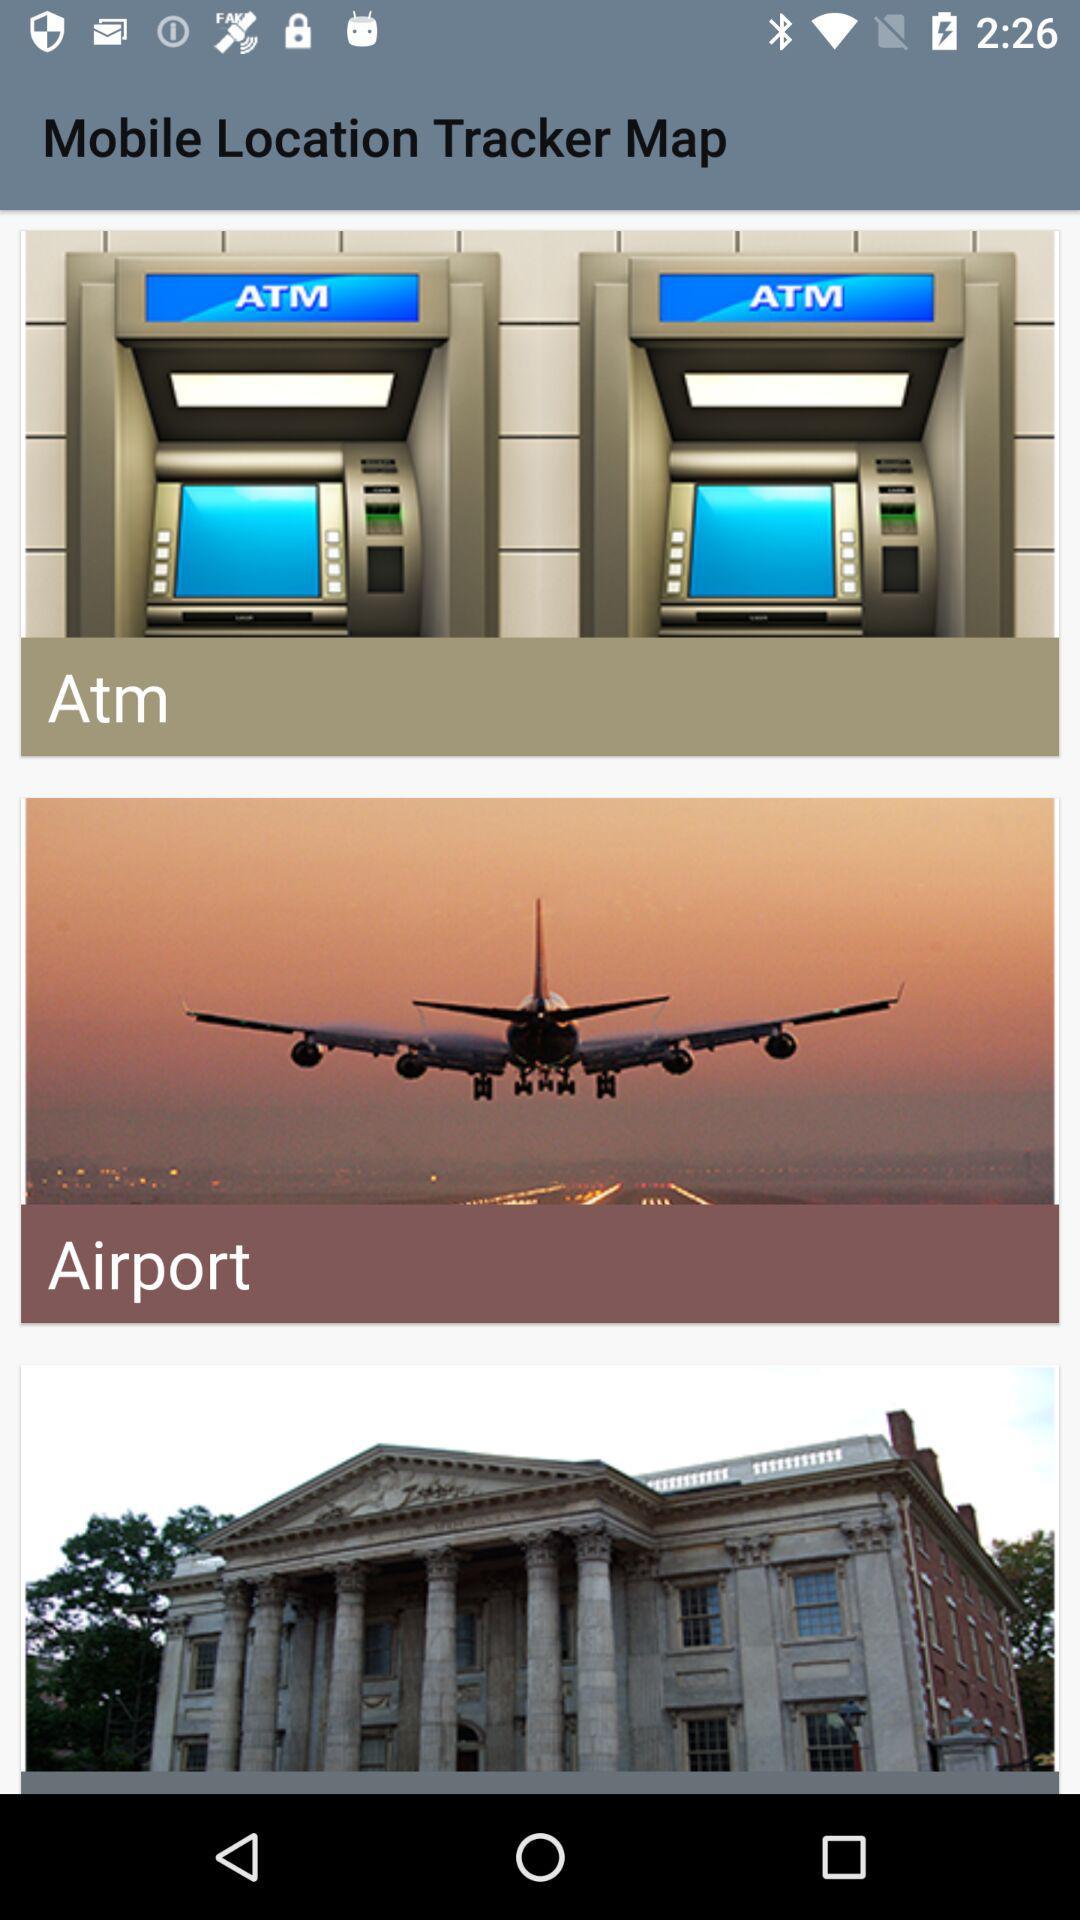 The width and height of the screenshot is (1080, 1920). Describe the element at coordinates (540, 1578) in the screenshot. I see `image` at that location.